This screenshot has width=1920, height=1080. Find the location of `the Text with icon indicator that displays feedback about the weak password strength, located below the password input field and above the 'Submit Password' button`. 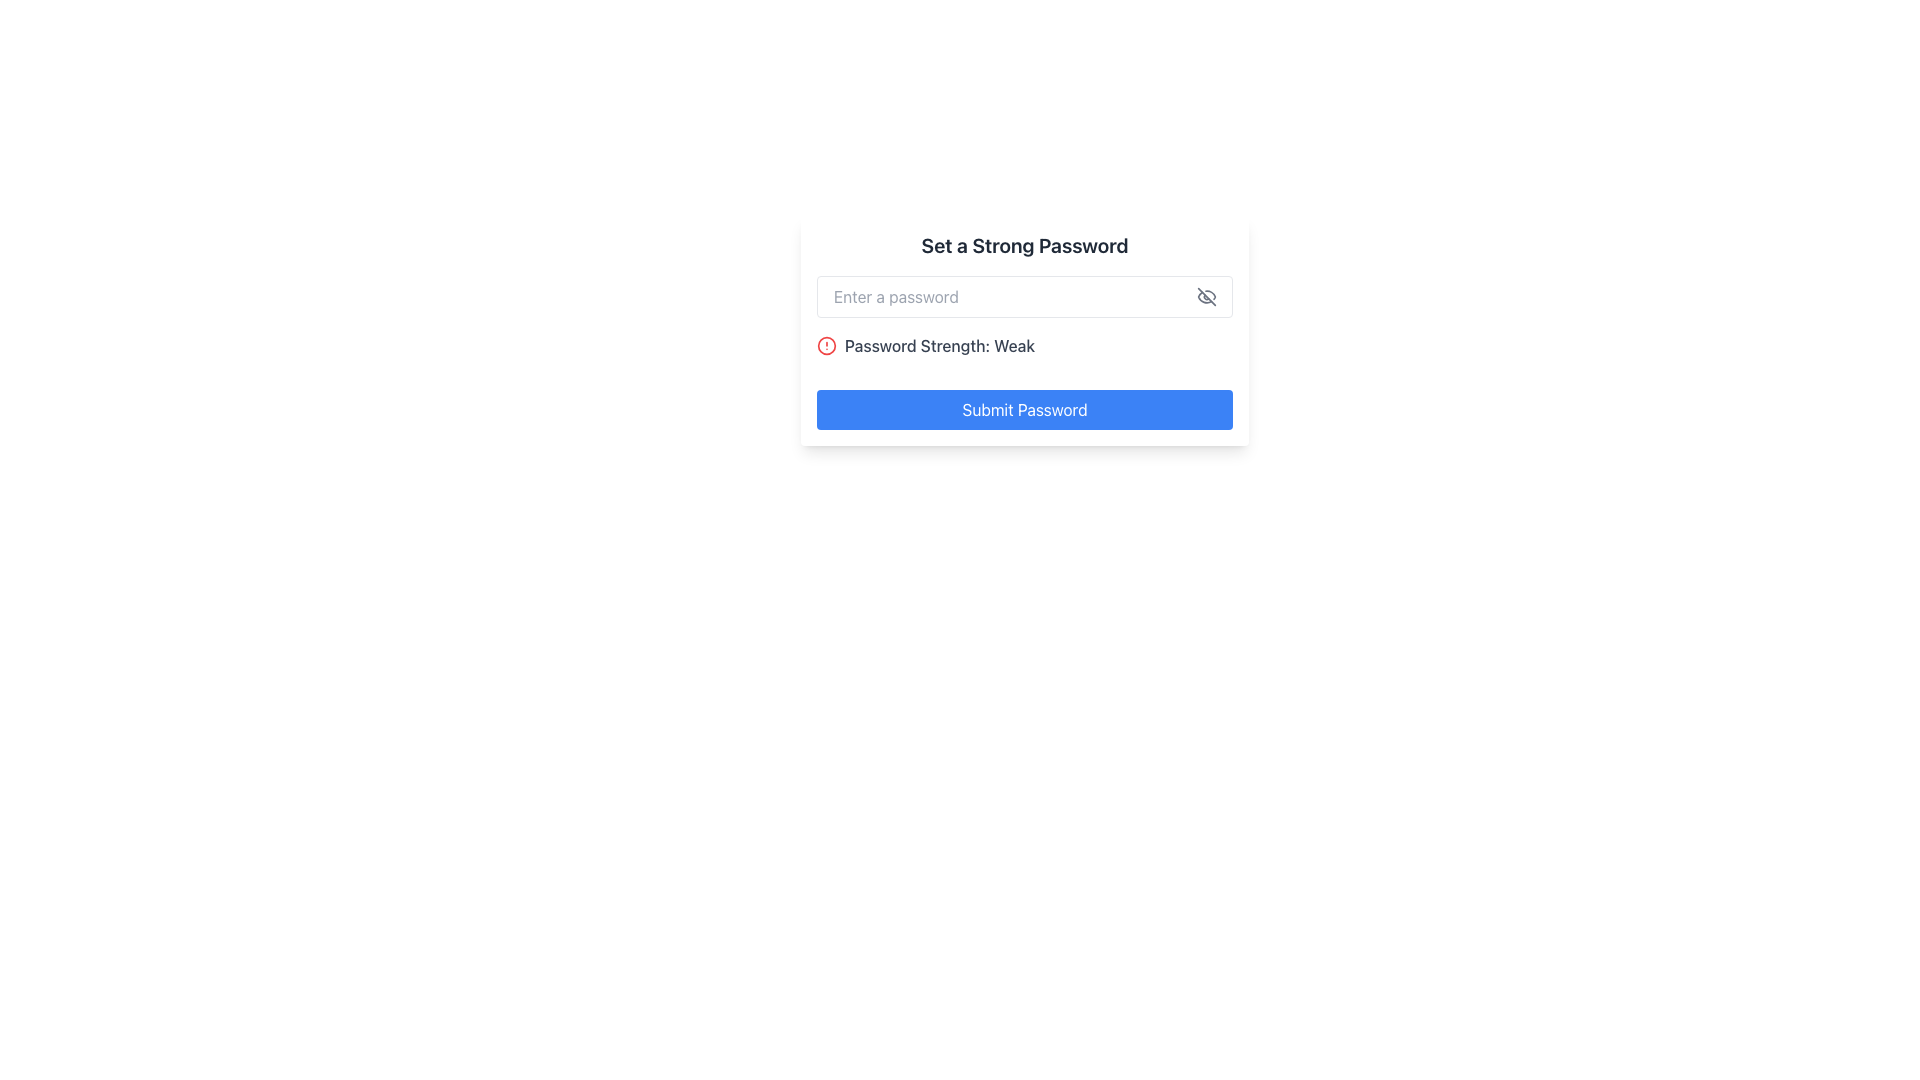

the Text with icon indicator that displays feedback about the weak password strength, located below the password input field and above the 'Submit Password' button is located at coordinates (1025, 345).